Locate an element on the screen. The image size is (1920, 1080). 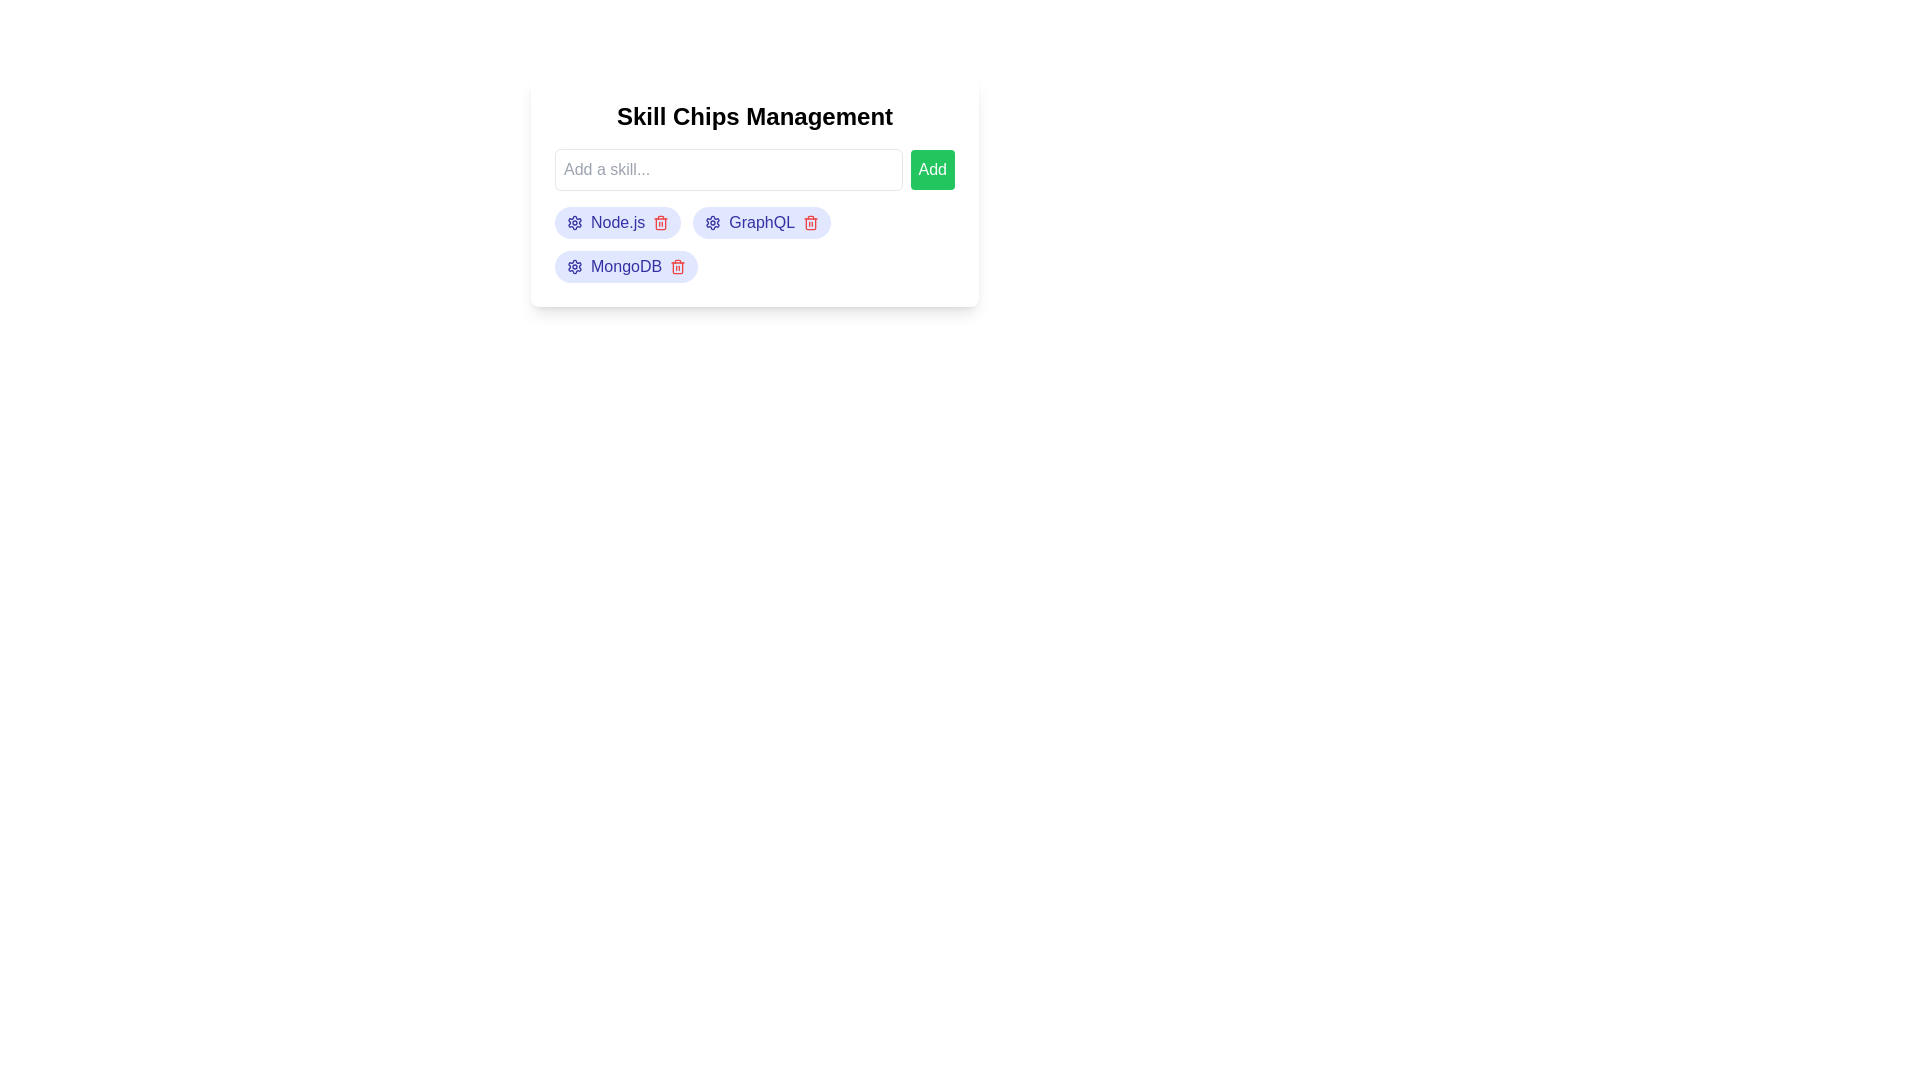
the trash icon of the chip labeled Node.js is located at coordinates (661, 223).